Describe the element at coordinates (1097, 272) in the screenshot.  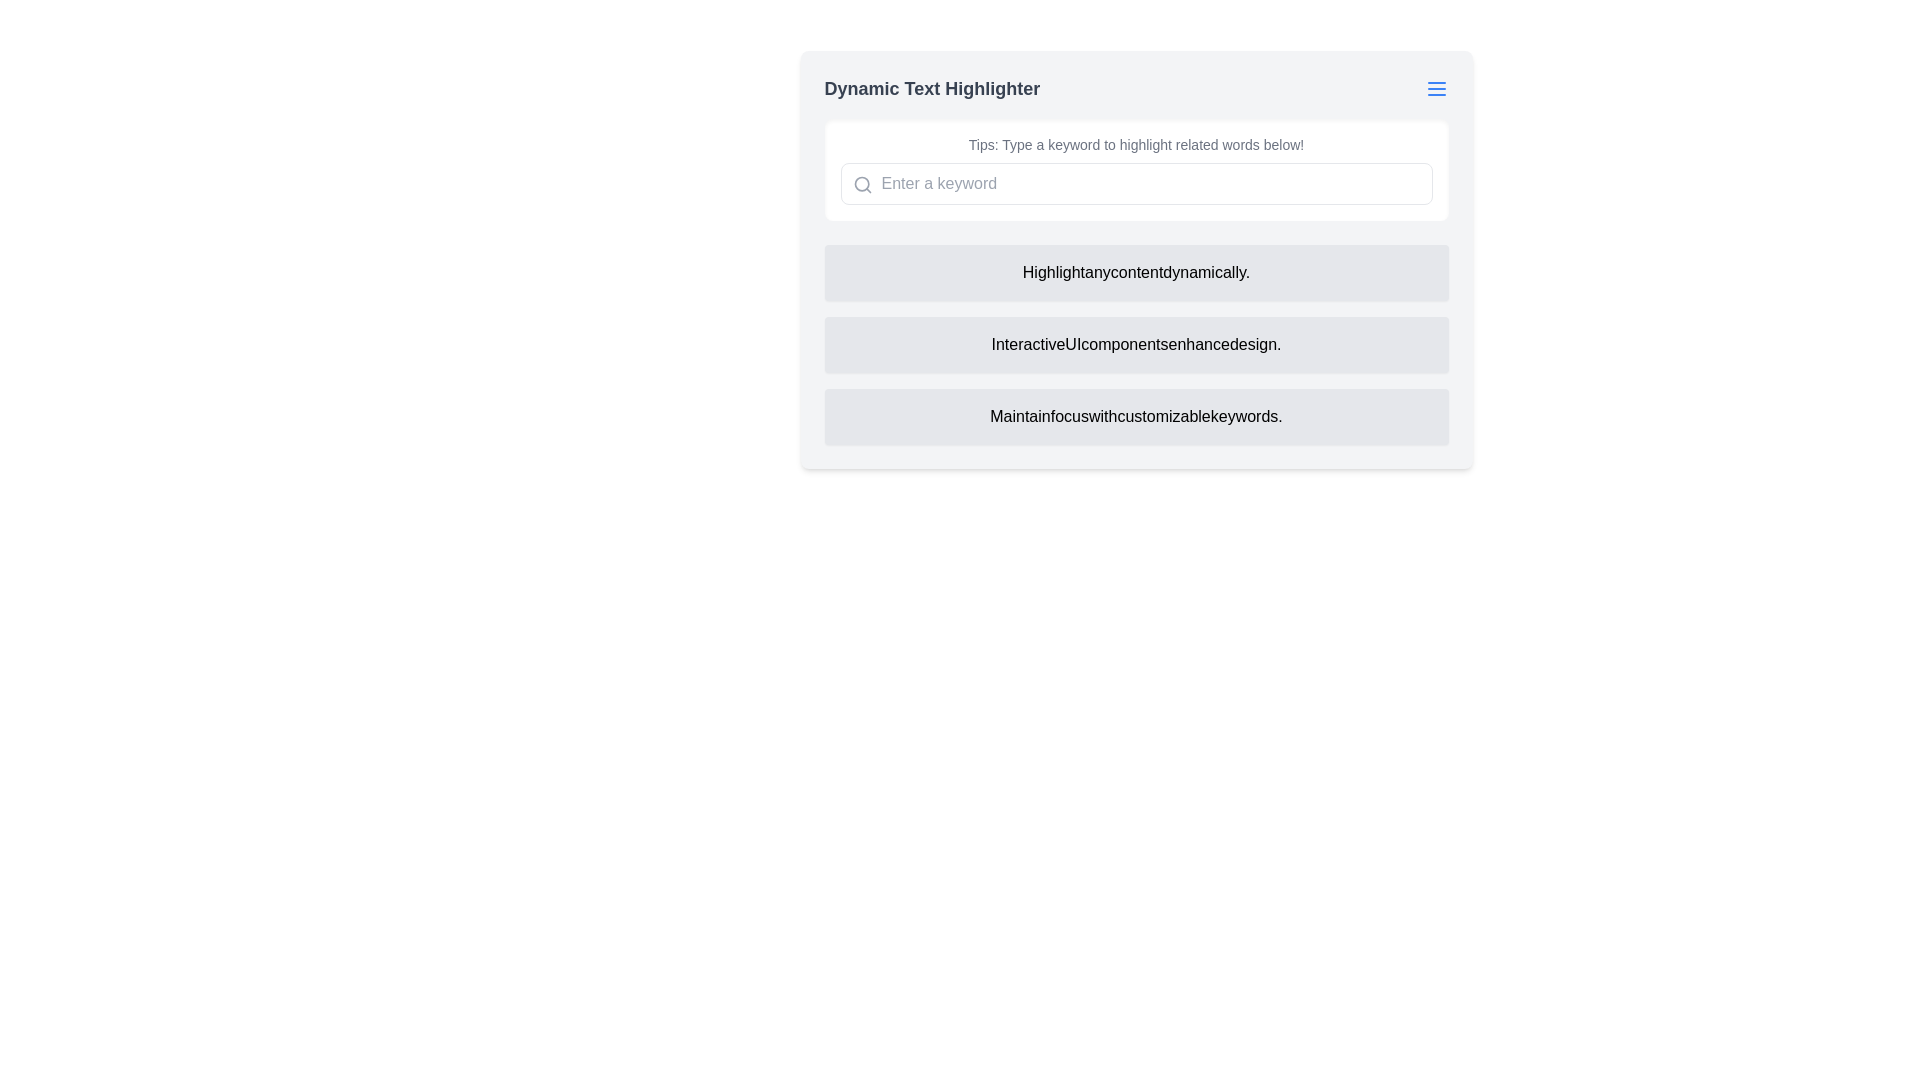
I see `the text element 'any', which is the second word in the sentence 'Highlight any content dynamically.'` at that location.